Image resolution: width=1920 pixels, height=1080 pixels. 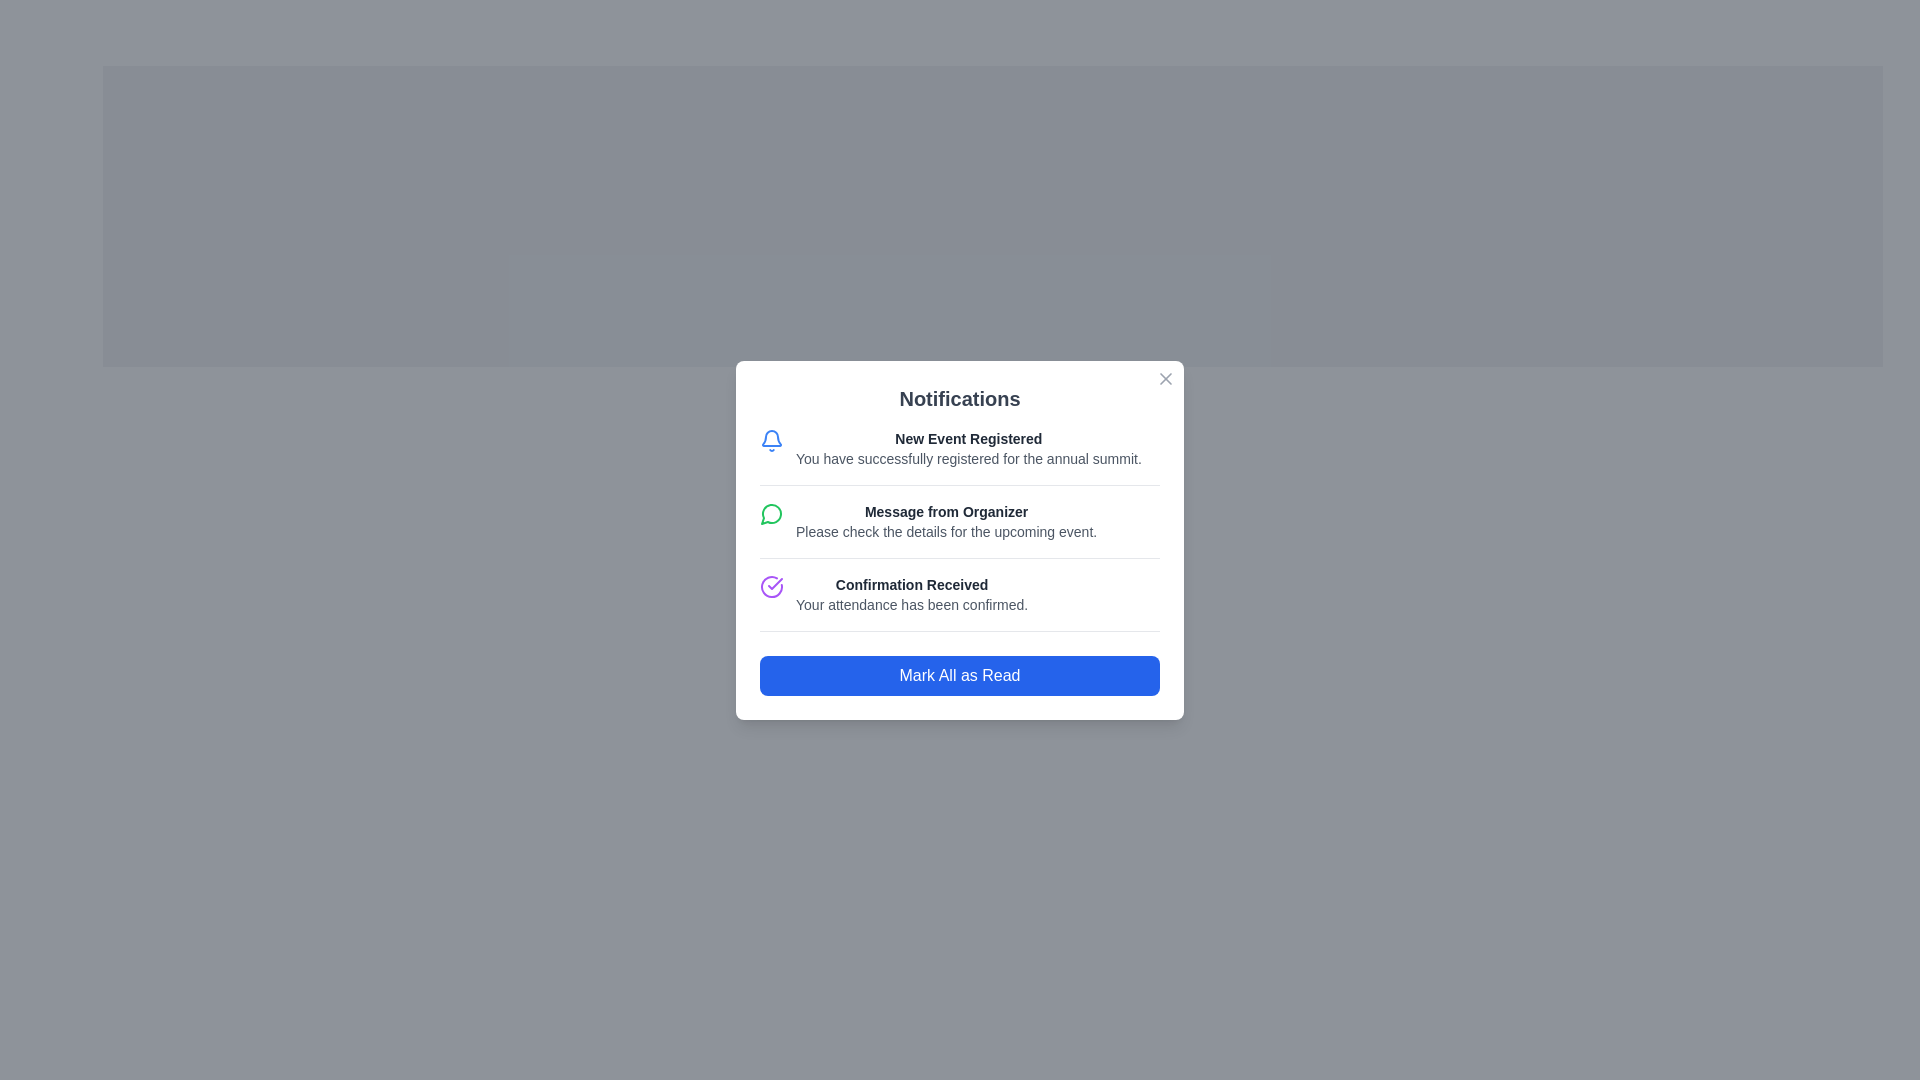 I want to click on the static text that reads 'Please check the details for the upcoming event' located below the bold title 'Message from Organizer' in the notification card, so click(x=945, y=530).